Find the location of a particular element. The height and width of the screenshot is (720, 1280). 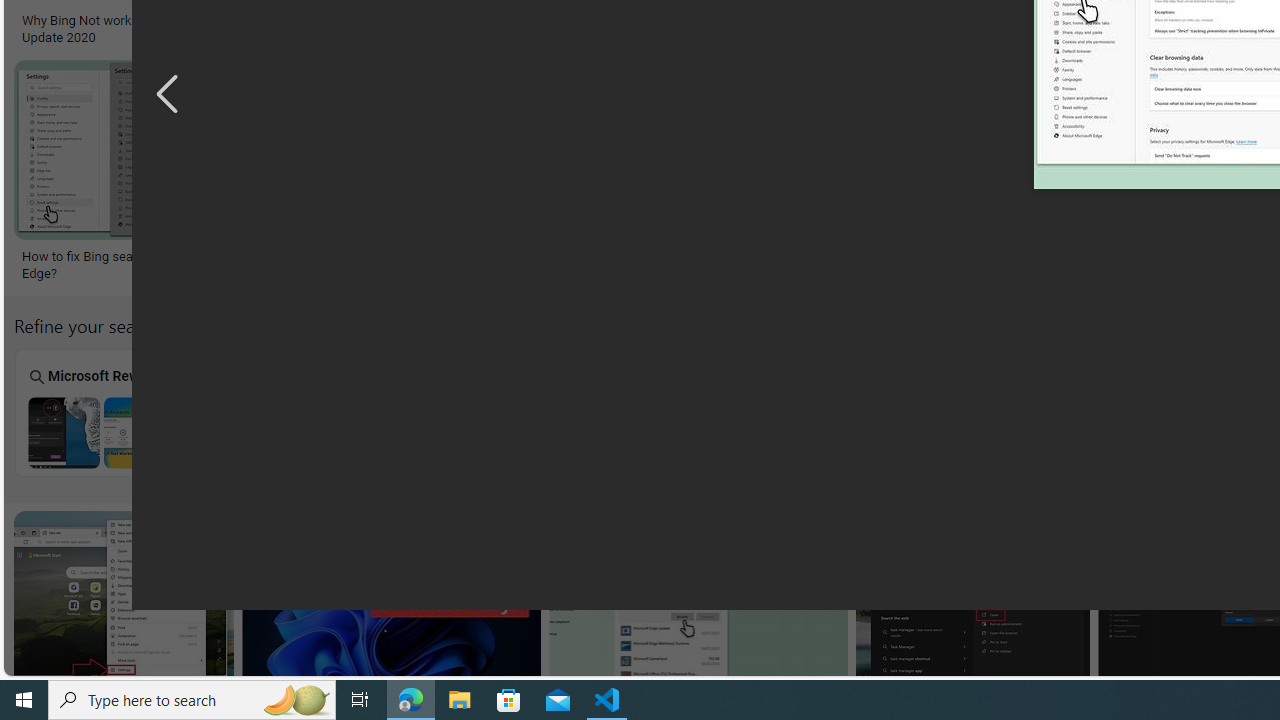

'Microsoft Rewards Bing Search Not Working' is located at coordinates (101, 431).